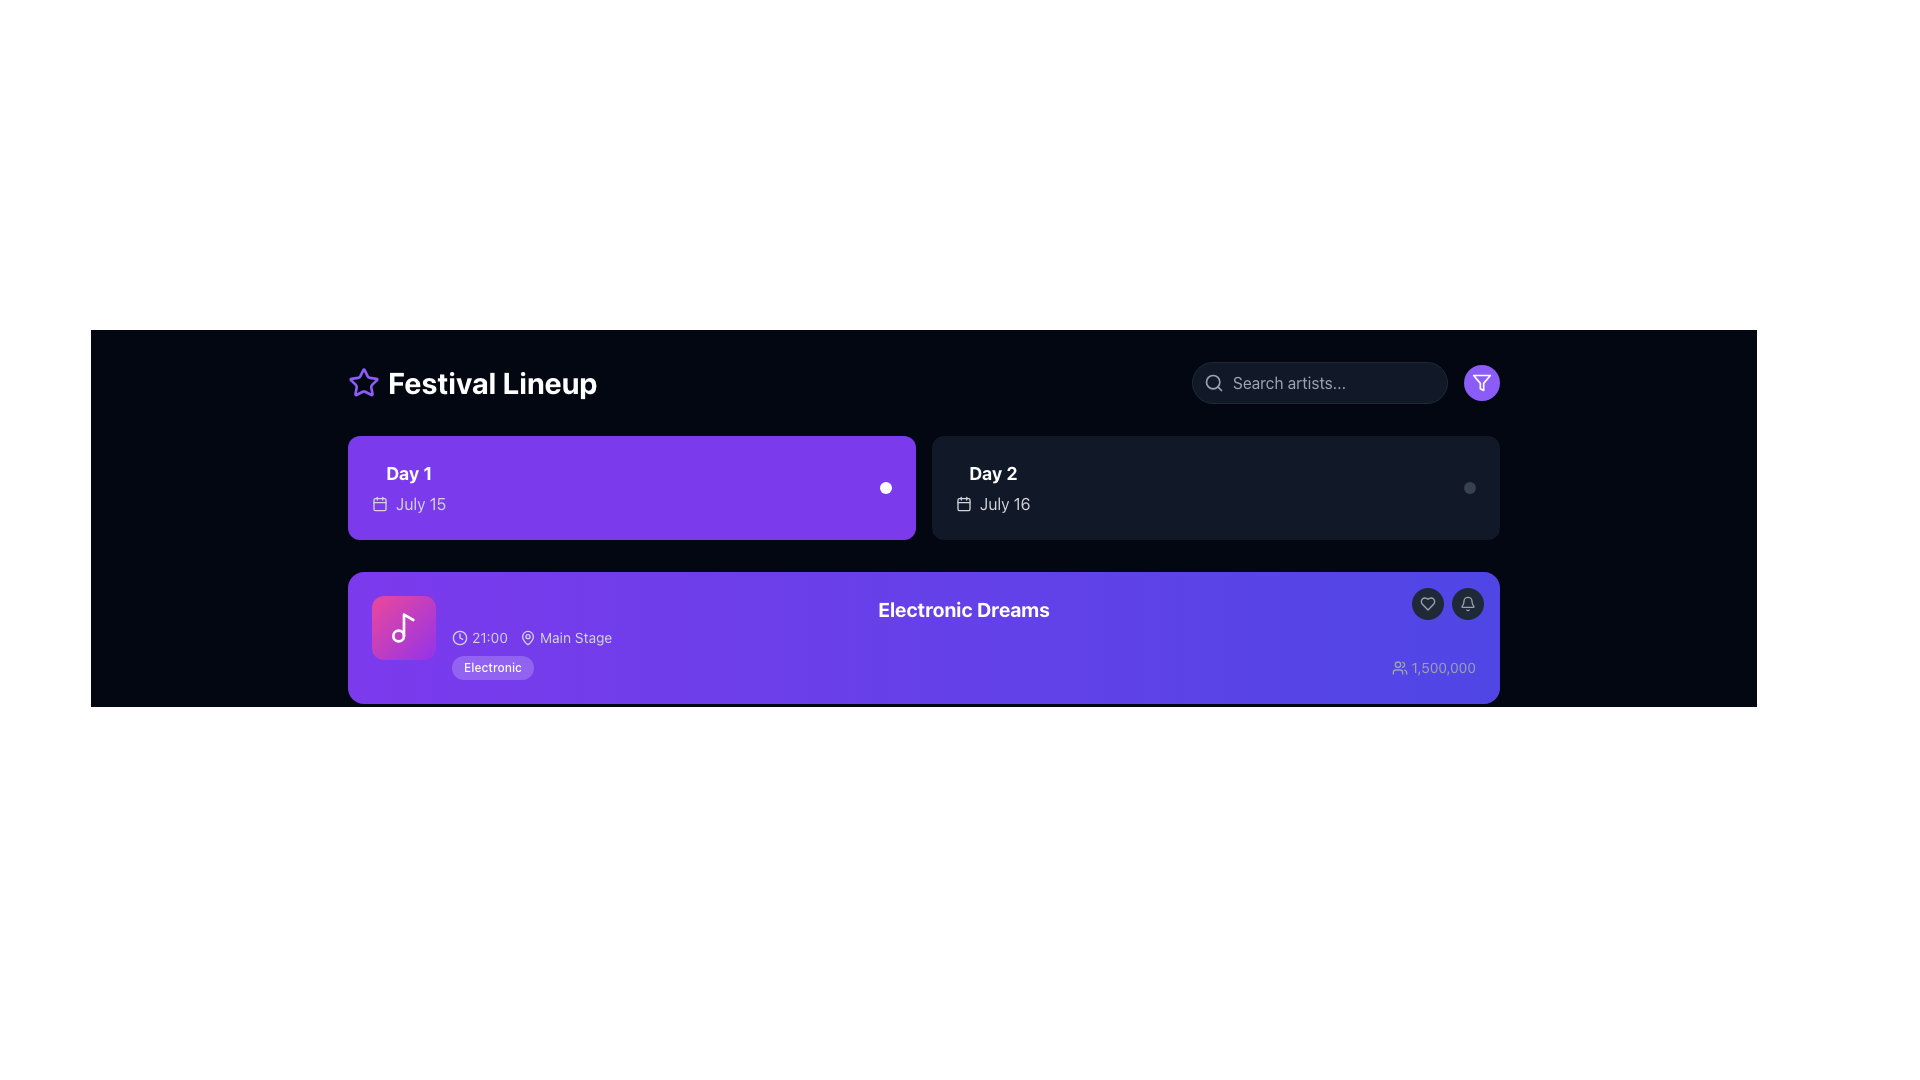  What do you see at coordinates (402, 627) in the screenshot?
I see `the musical note icon located inside the pink rounded square for navigation or actions` at bounding box center [402, 627].